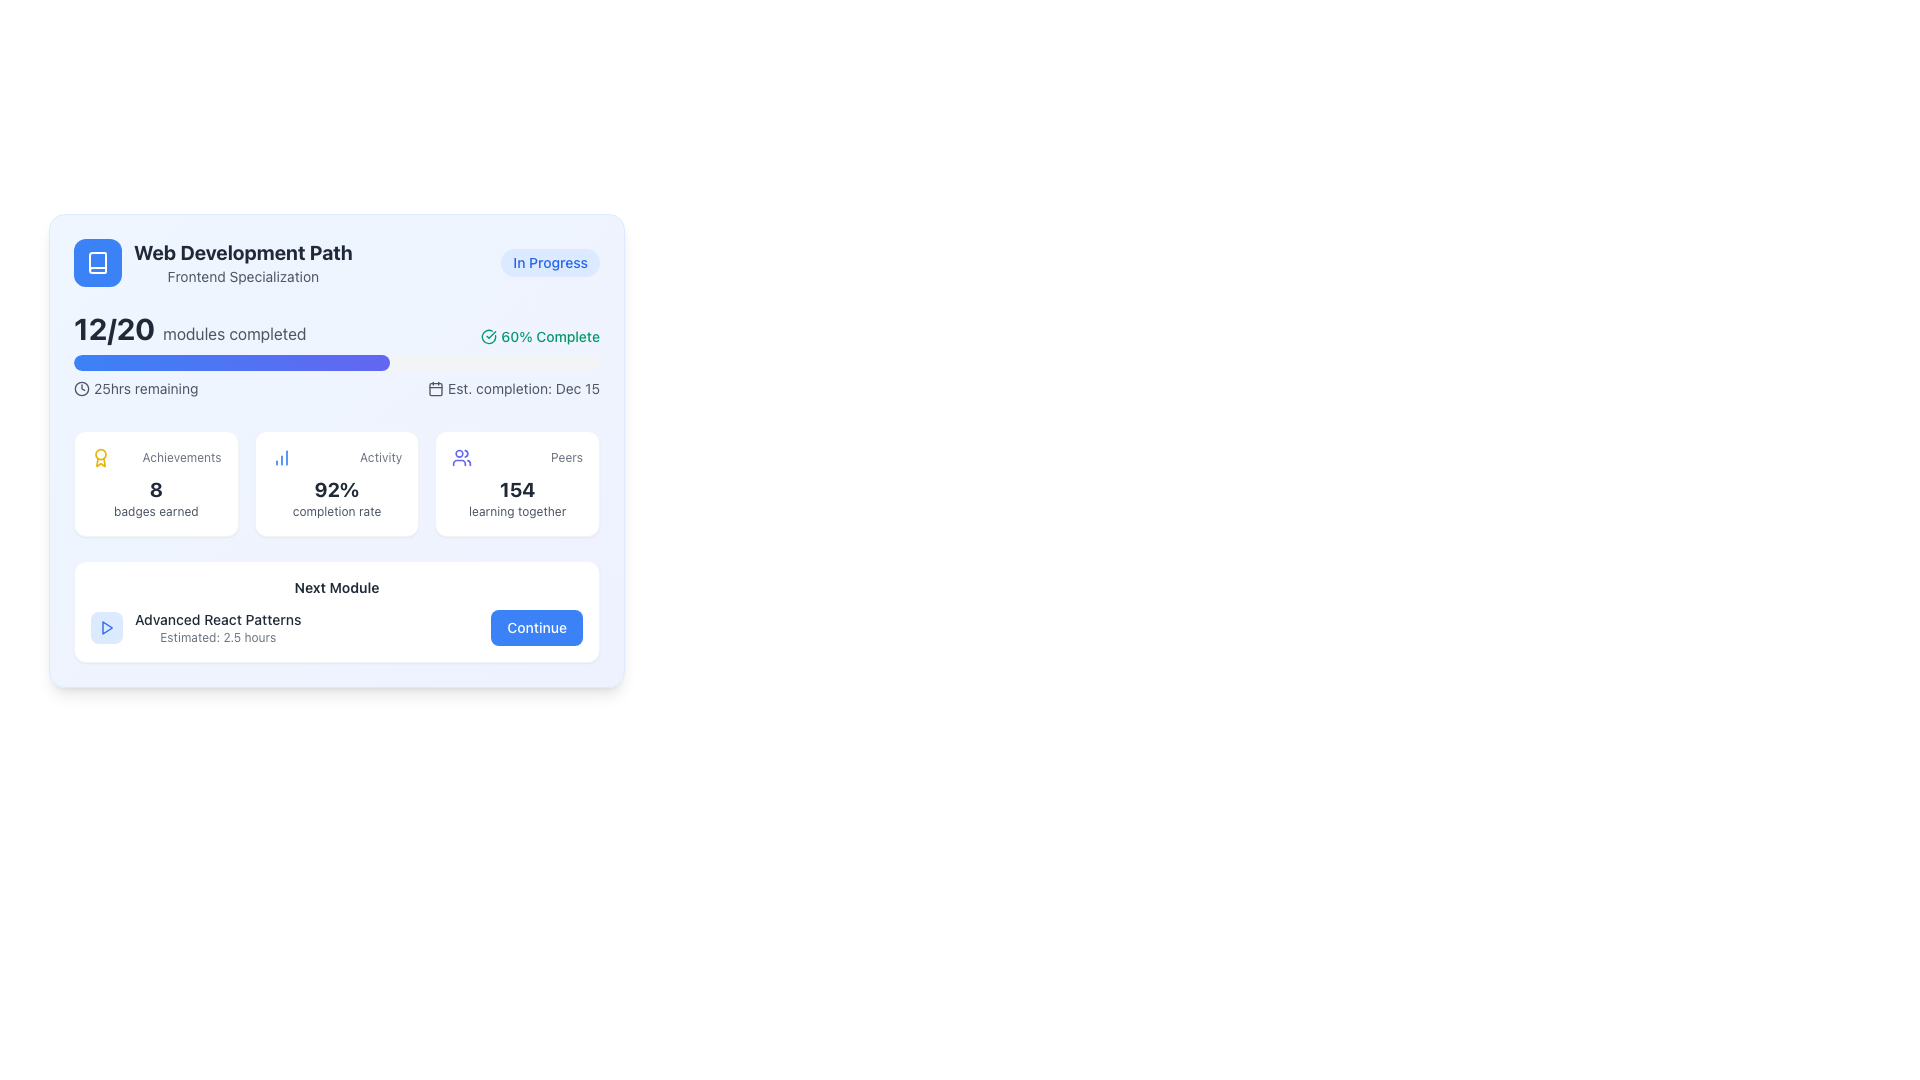 The image size is (1920, 1080). Describe the element at coordinates (218, 627) in the screenshot. I see `the text label displaying 'Advanced React Patterns' and 'Estimated: 2.5 hours'` at that location.